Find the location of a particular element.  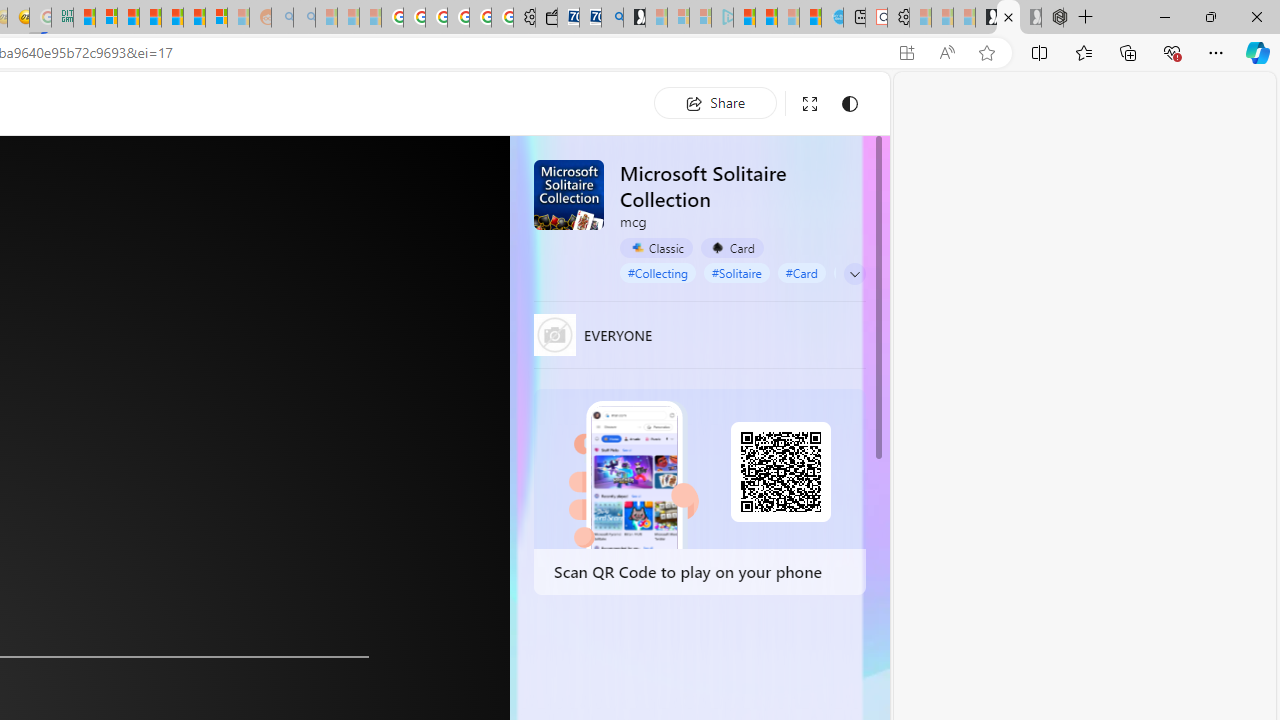

'App available. Install Microsoft Solitaire Collection' is located at coordinates (905, 52).